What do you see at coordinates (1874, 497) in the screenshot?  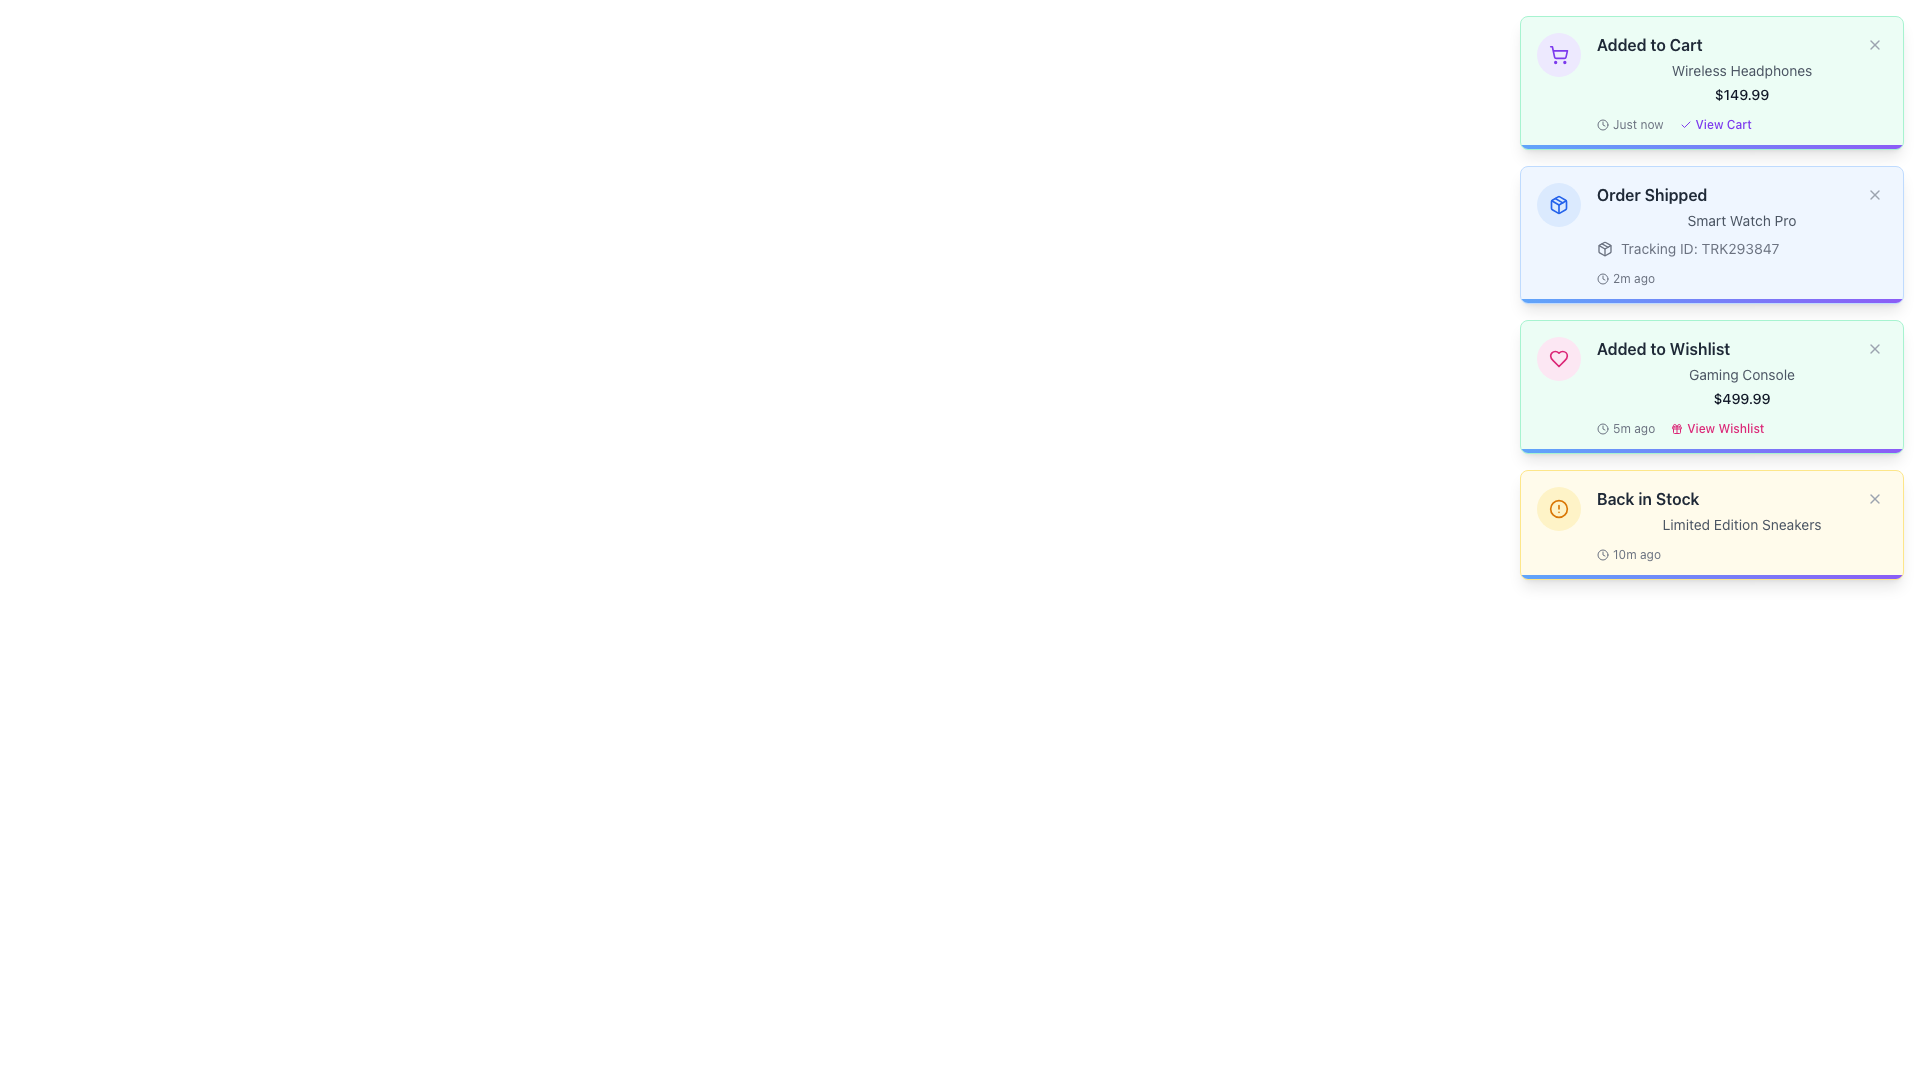 I see `the small circular button featuring an 'X' icon in the top-right corner of the 'Back in Stock' notification card` at bounding box center [1874, 497].